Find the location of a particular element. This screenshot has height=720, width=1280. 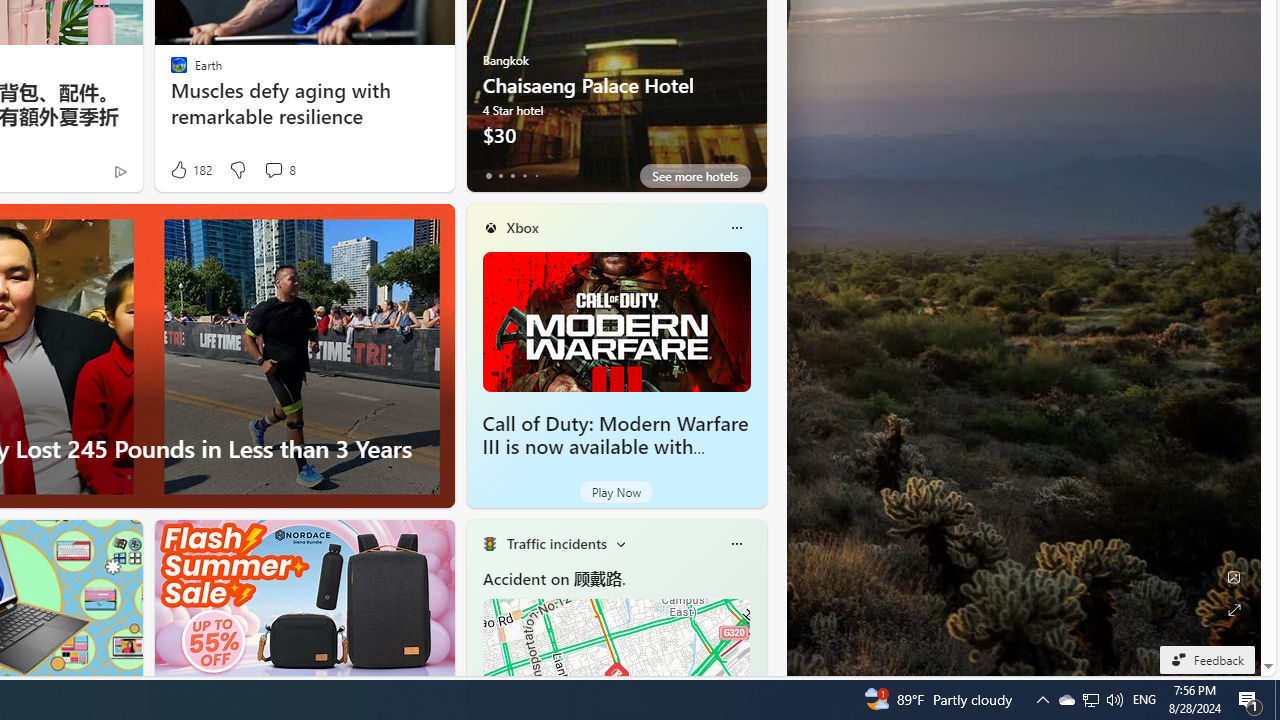

'Edit Background' is located at coordinates (1232, 577).